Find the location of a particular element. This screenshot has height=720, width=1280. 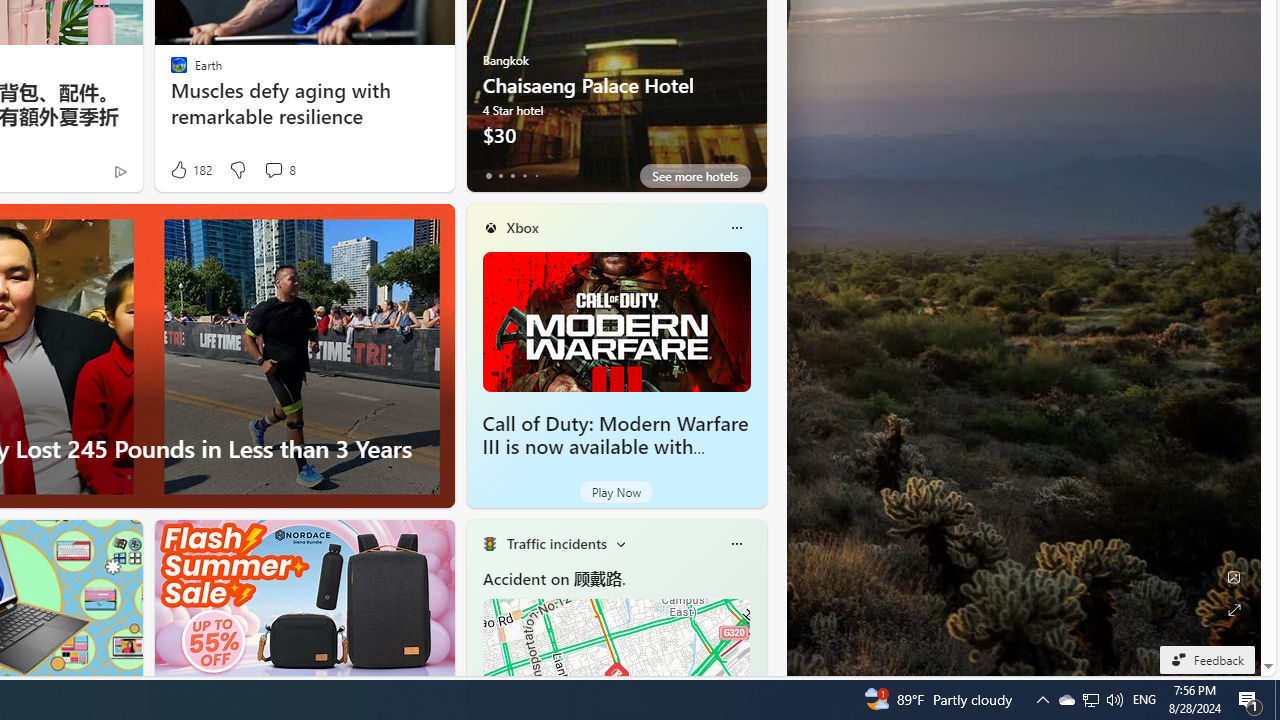

'Edit Background' is located at coordinates (1232, 577).